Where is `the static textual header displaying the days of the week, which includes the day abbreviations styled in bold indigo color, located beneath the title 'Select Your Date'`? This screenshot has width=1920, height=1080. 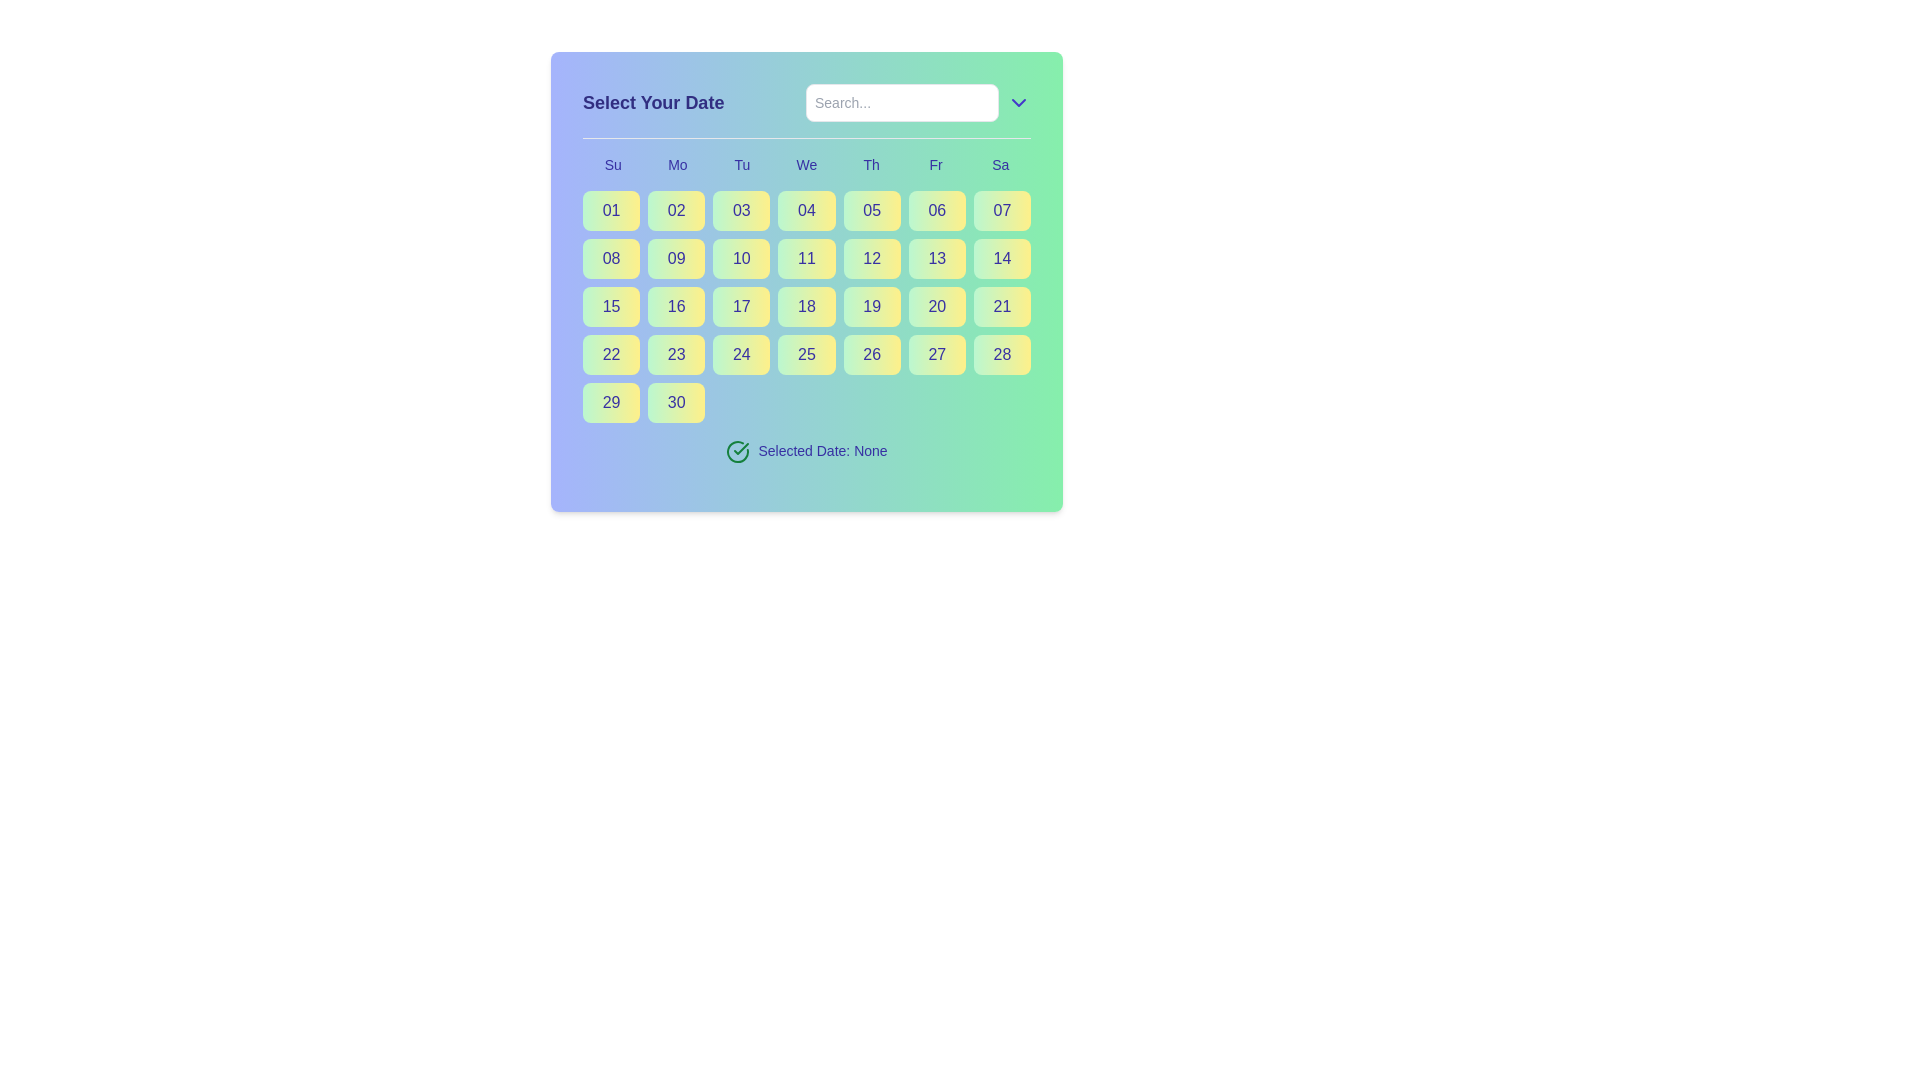 the static textual header displaying the days of the week, which includes the day abbreviations styled in bold indigo color, located beneath the title 'Select Your Date' is located at coordinates (806, 164).